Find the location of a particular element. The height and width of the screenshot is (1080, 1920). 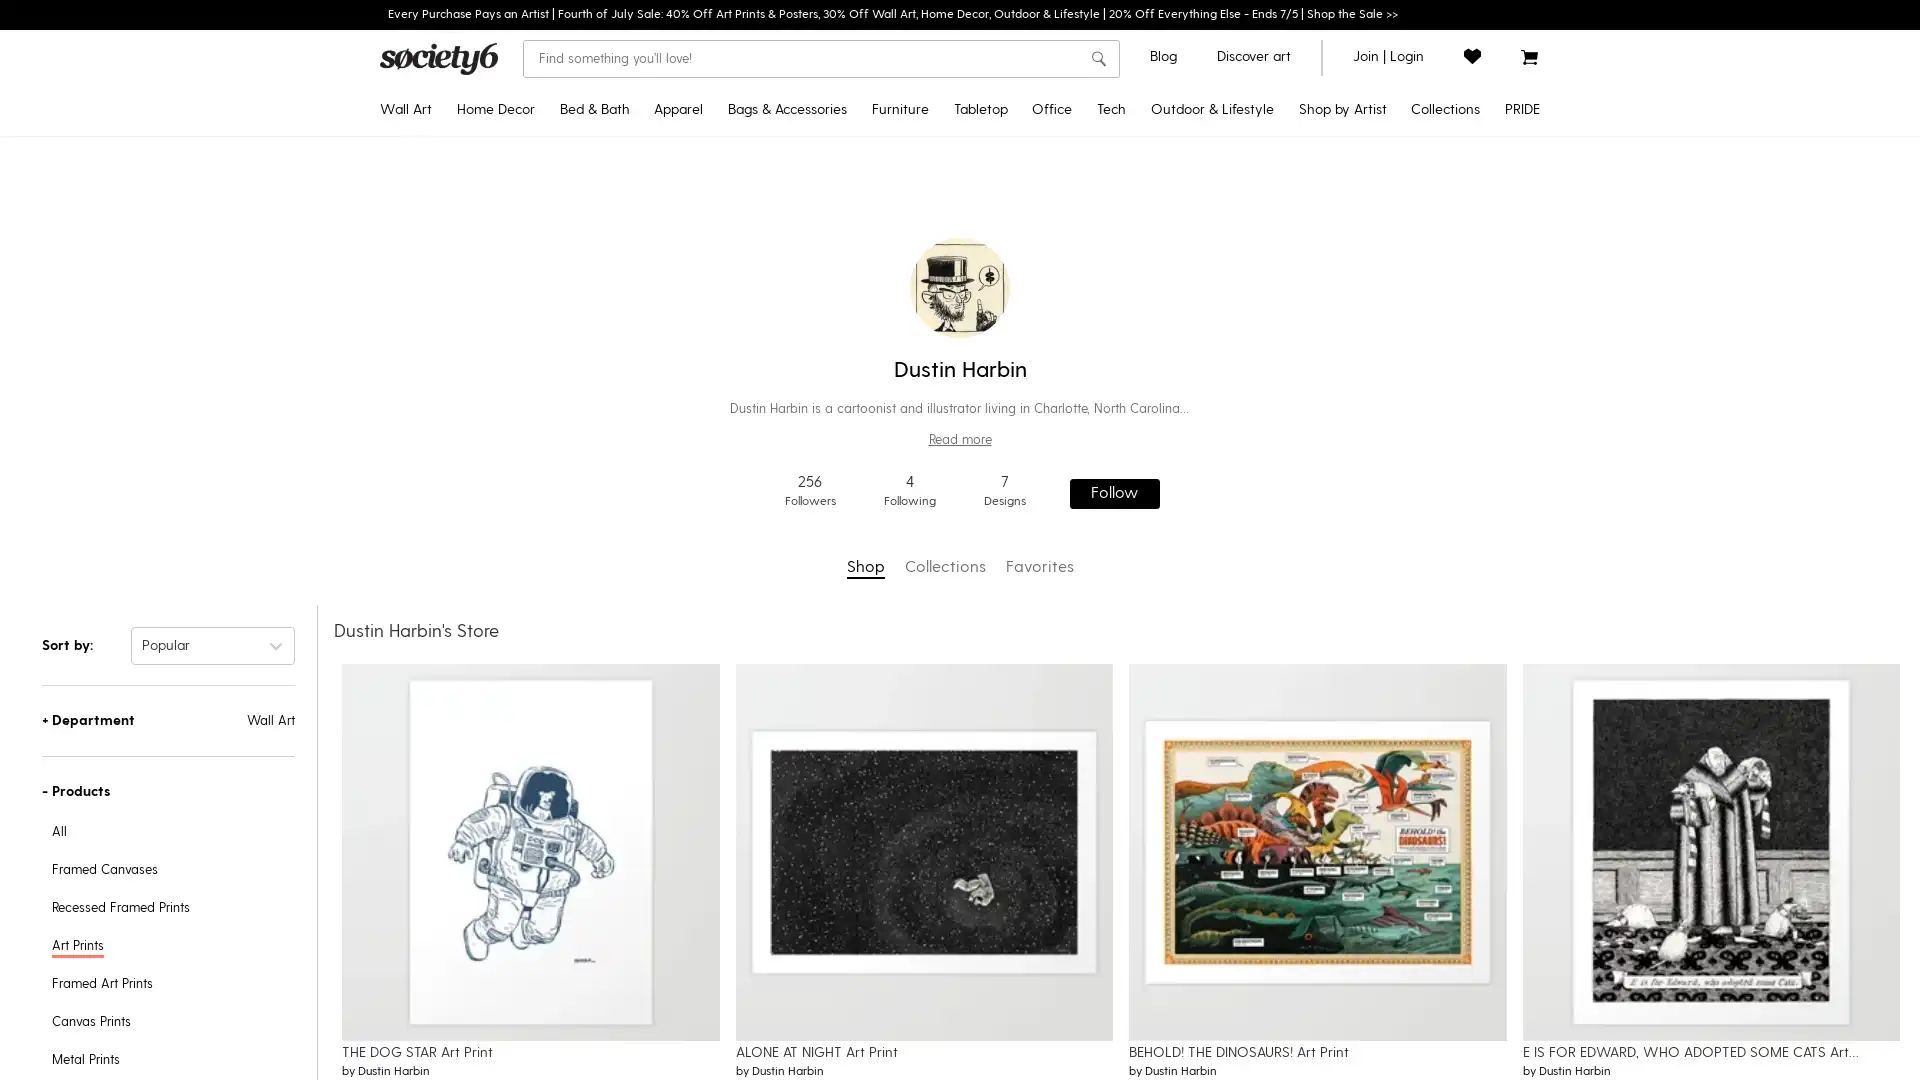

Placemats is located at coordinates (1017, 289).